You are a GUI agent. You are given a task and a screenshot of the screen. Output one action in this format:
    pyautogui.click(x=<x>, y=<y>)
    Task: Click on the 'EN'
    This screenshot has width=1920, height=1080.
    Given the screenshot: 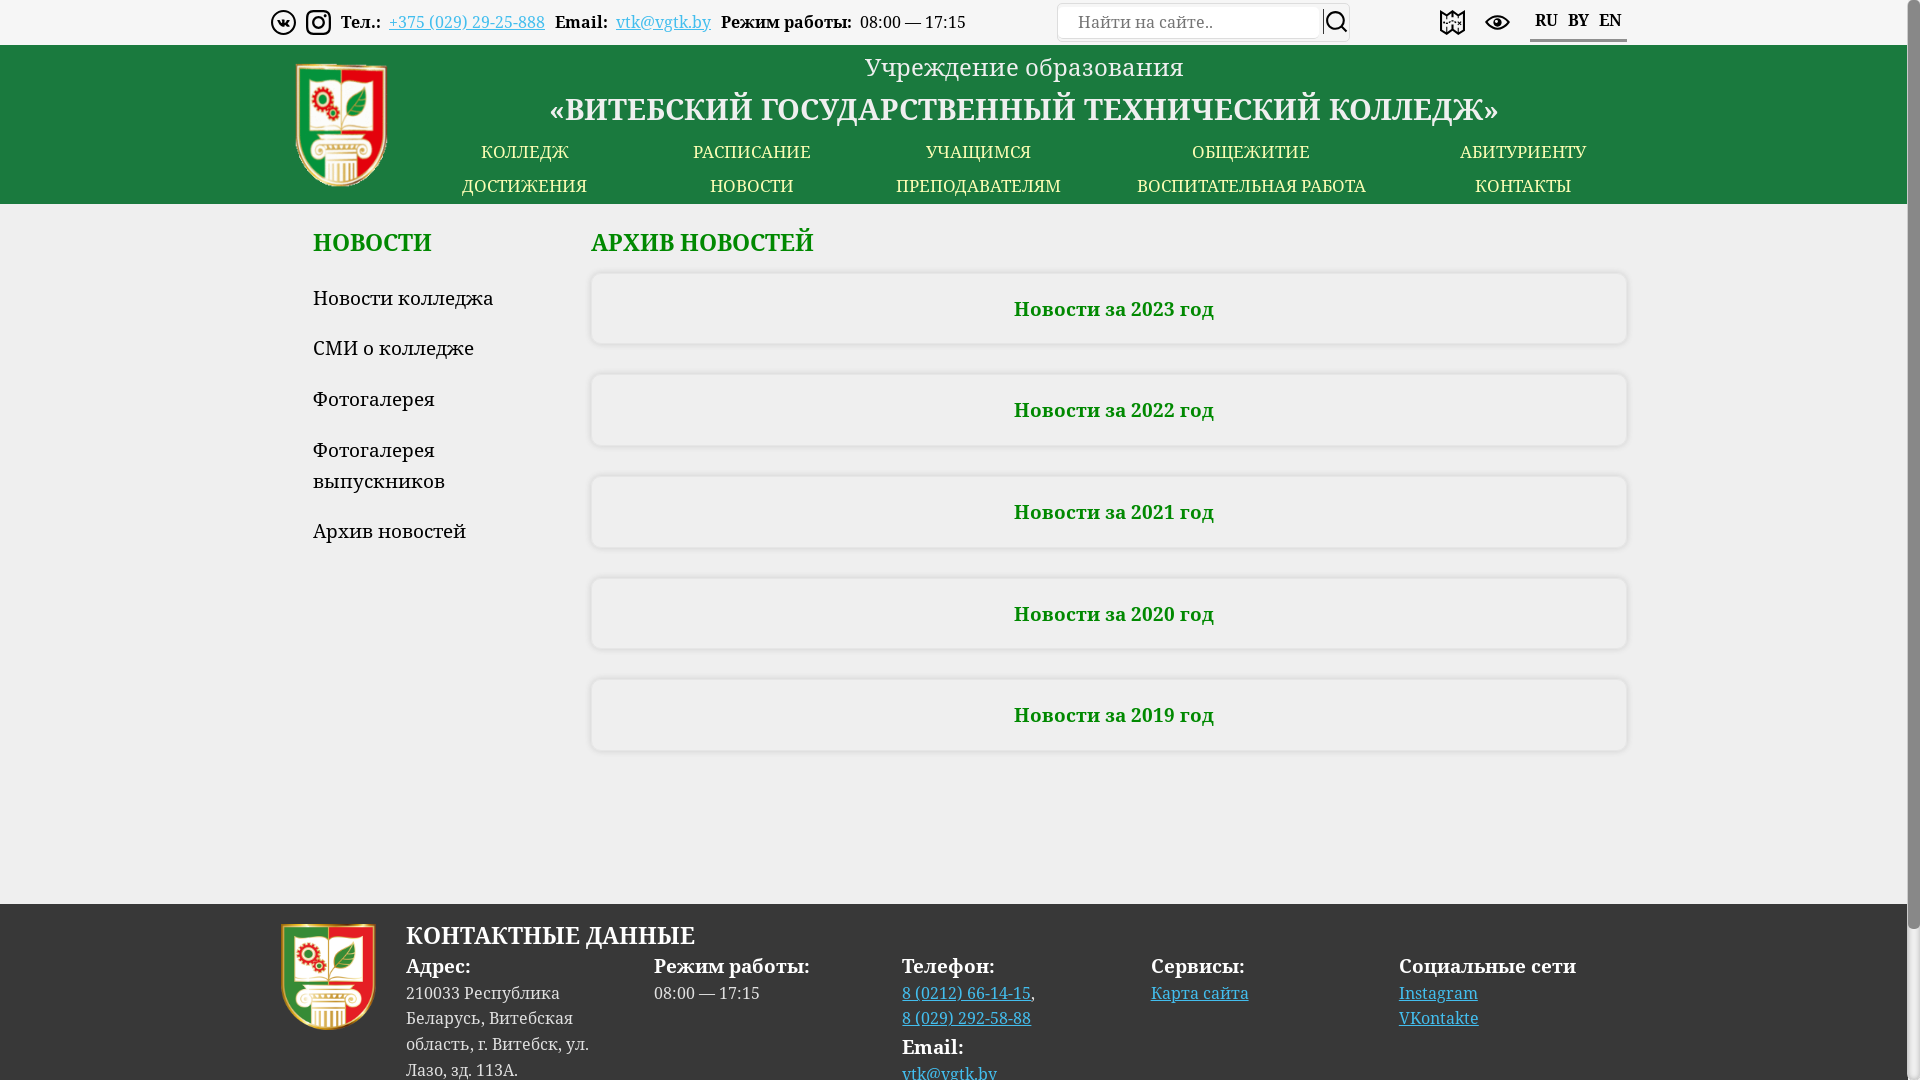 What is the action you would take?
    pyautogui.click(x=1610, y=20)
    